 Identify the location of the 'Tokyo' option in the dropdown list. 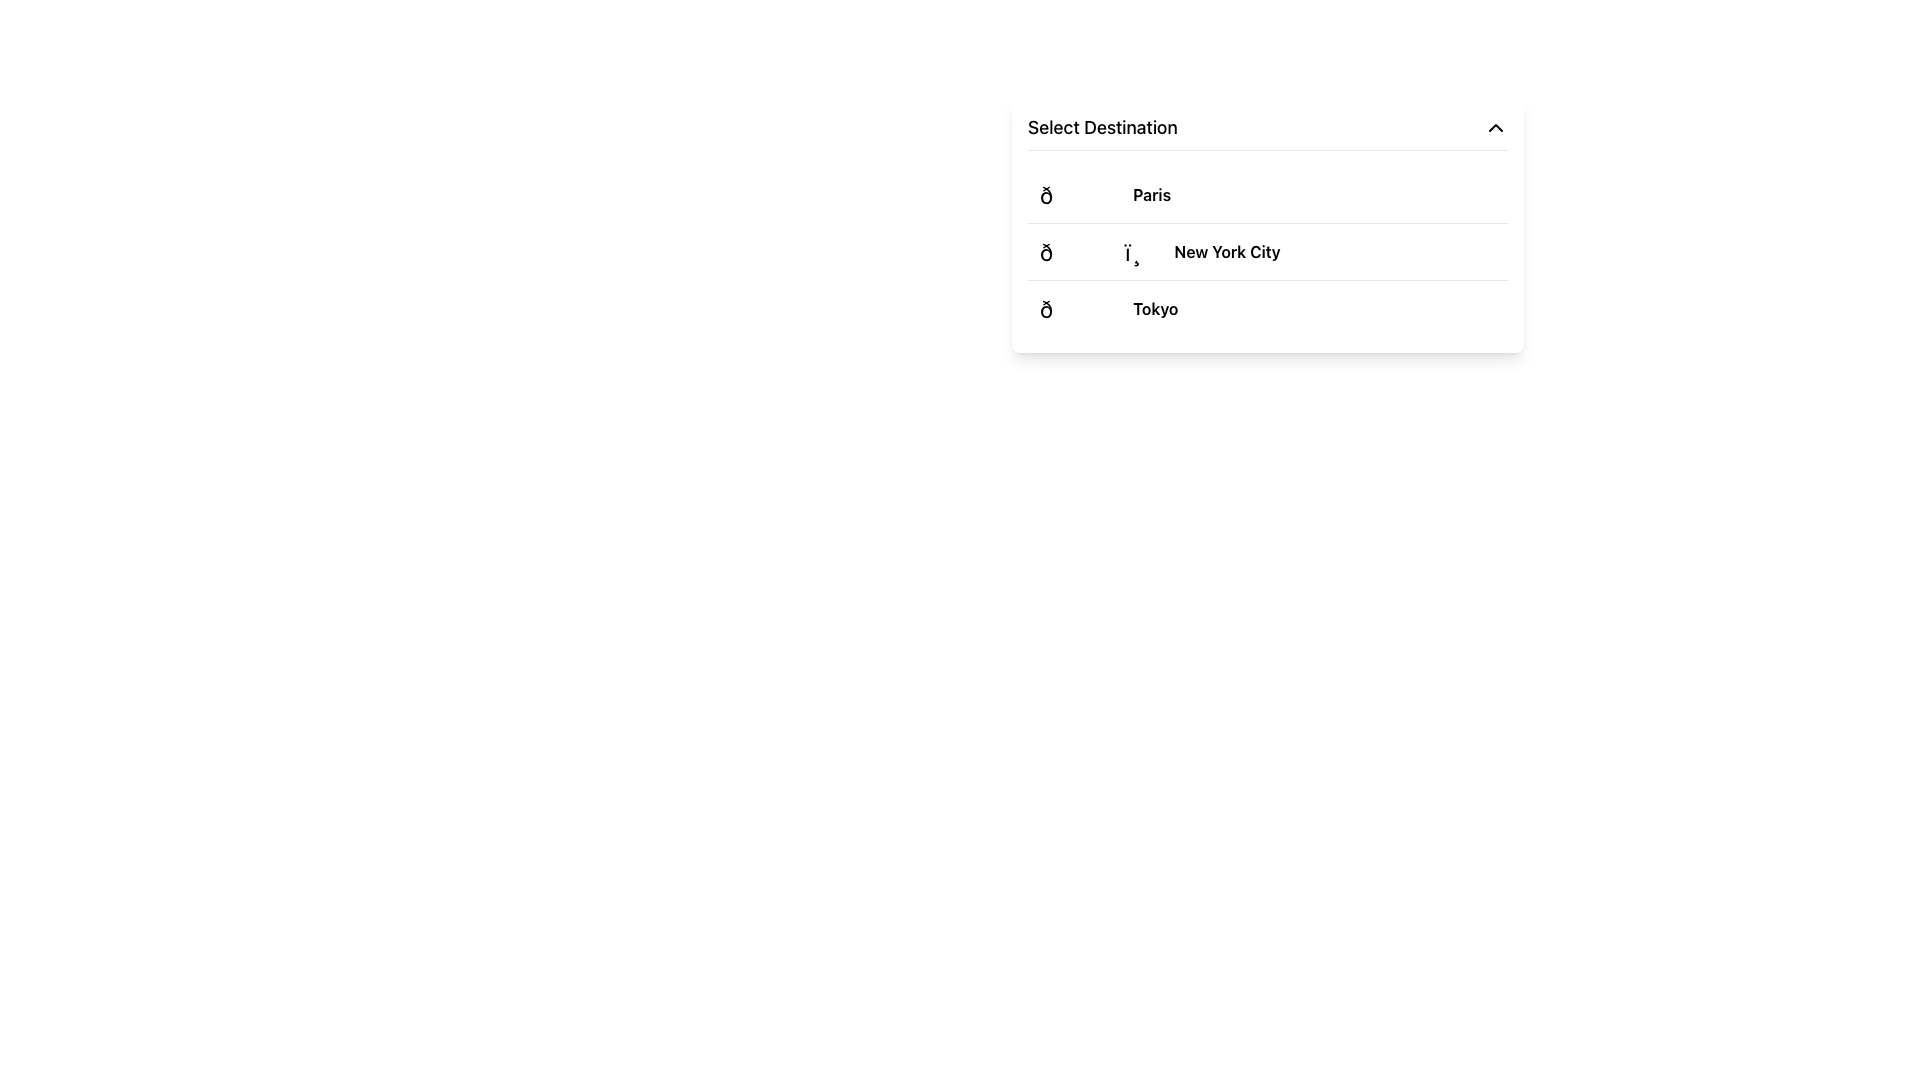
(1155, 308).